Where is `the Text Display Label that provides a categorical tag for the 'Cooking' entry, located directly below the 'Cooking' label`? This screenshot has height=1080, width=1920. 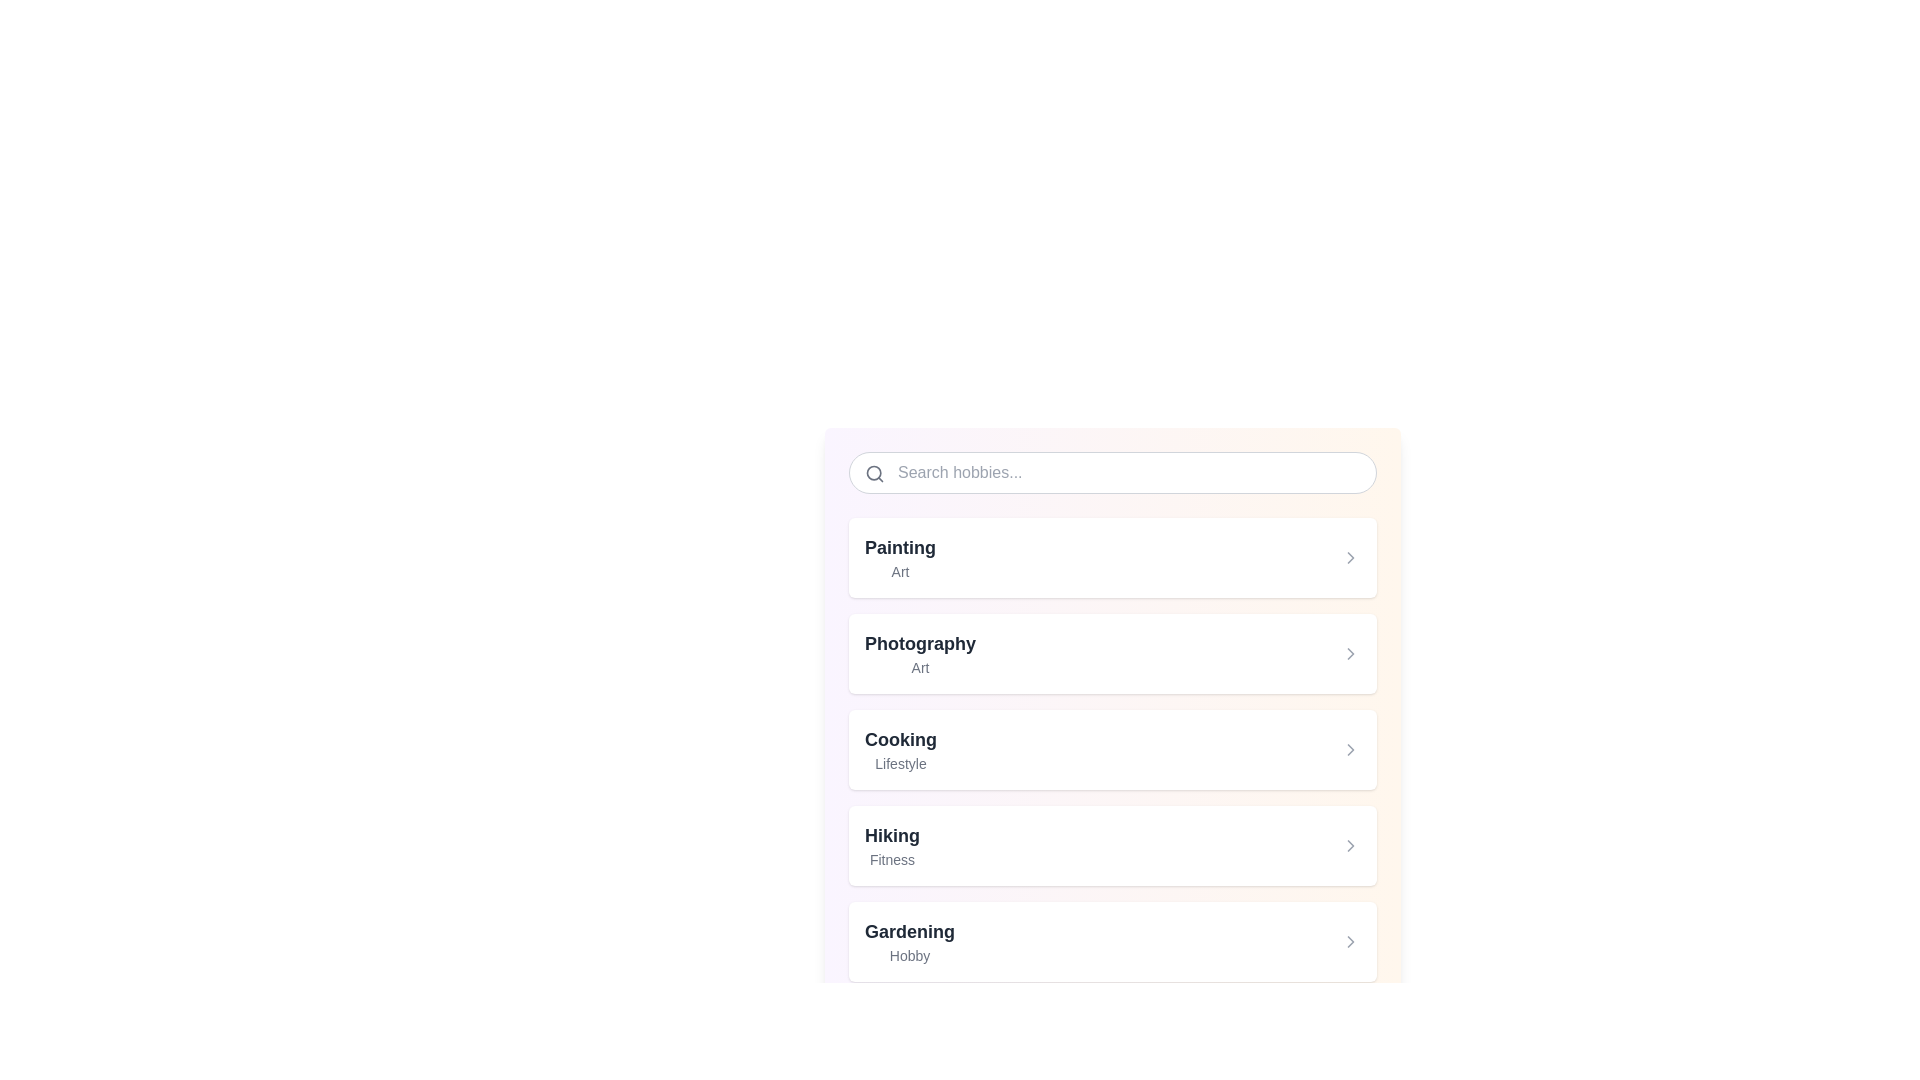 the Text Display Label that provides a categorical tag for the 'Cooking' entry, located directly below the 'Cooking' label is located at coordinates (900, 763).